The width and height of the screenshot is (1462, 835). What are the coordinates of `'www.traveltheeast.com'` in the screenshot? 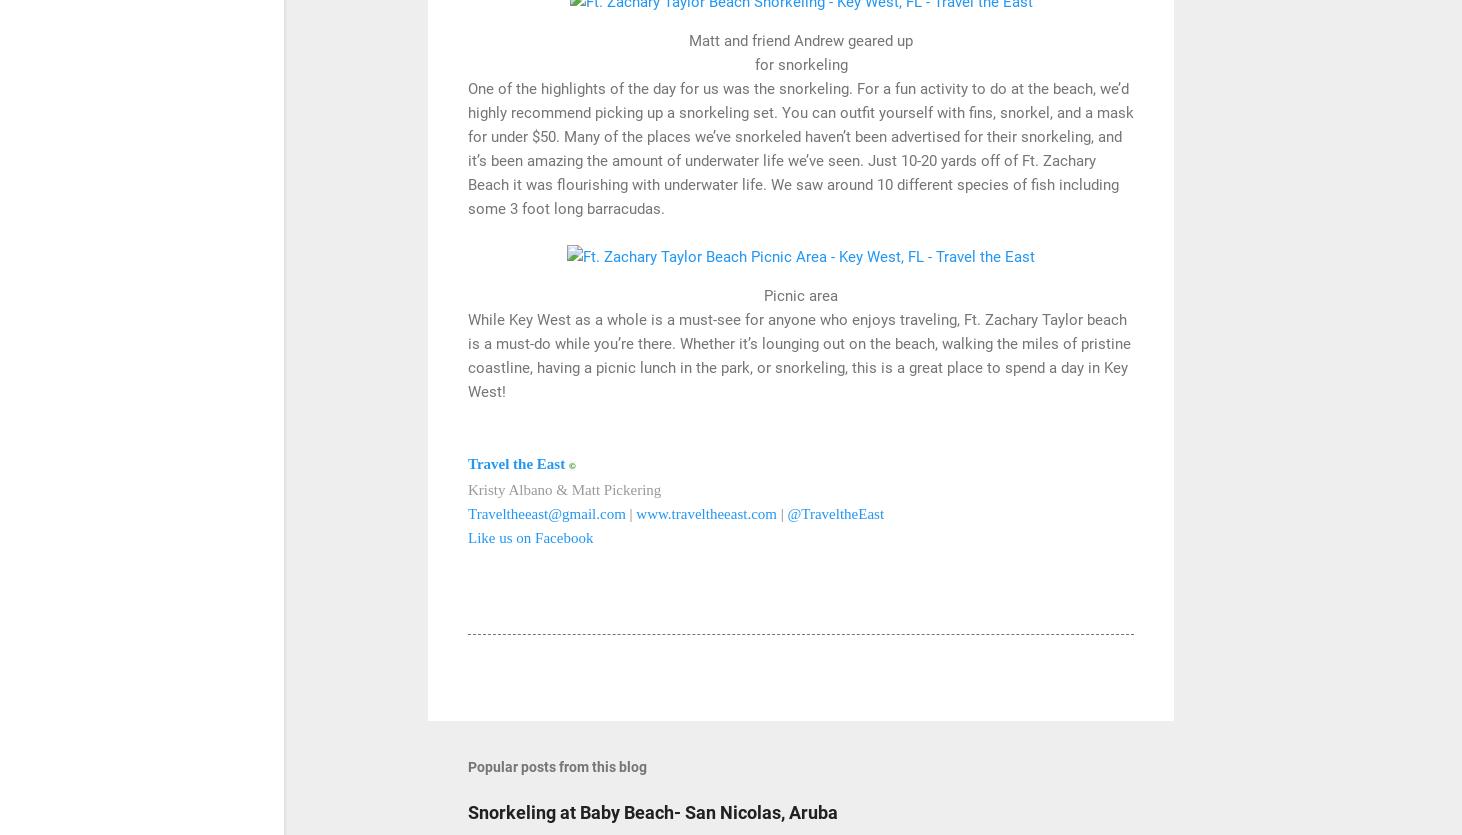 It's located at (705, 513).